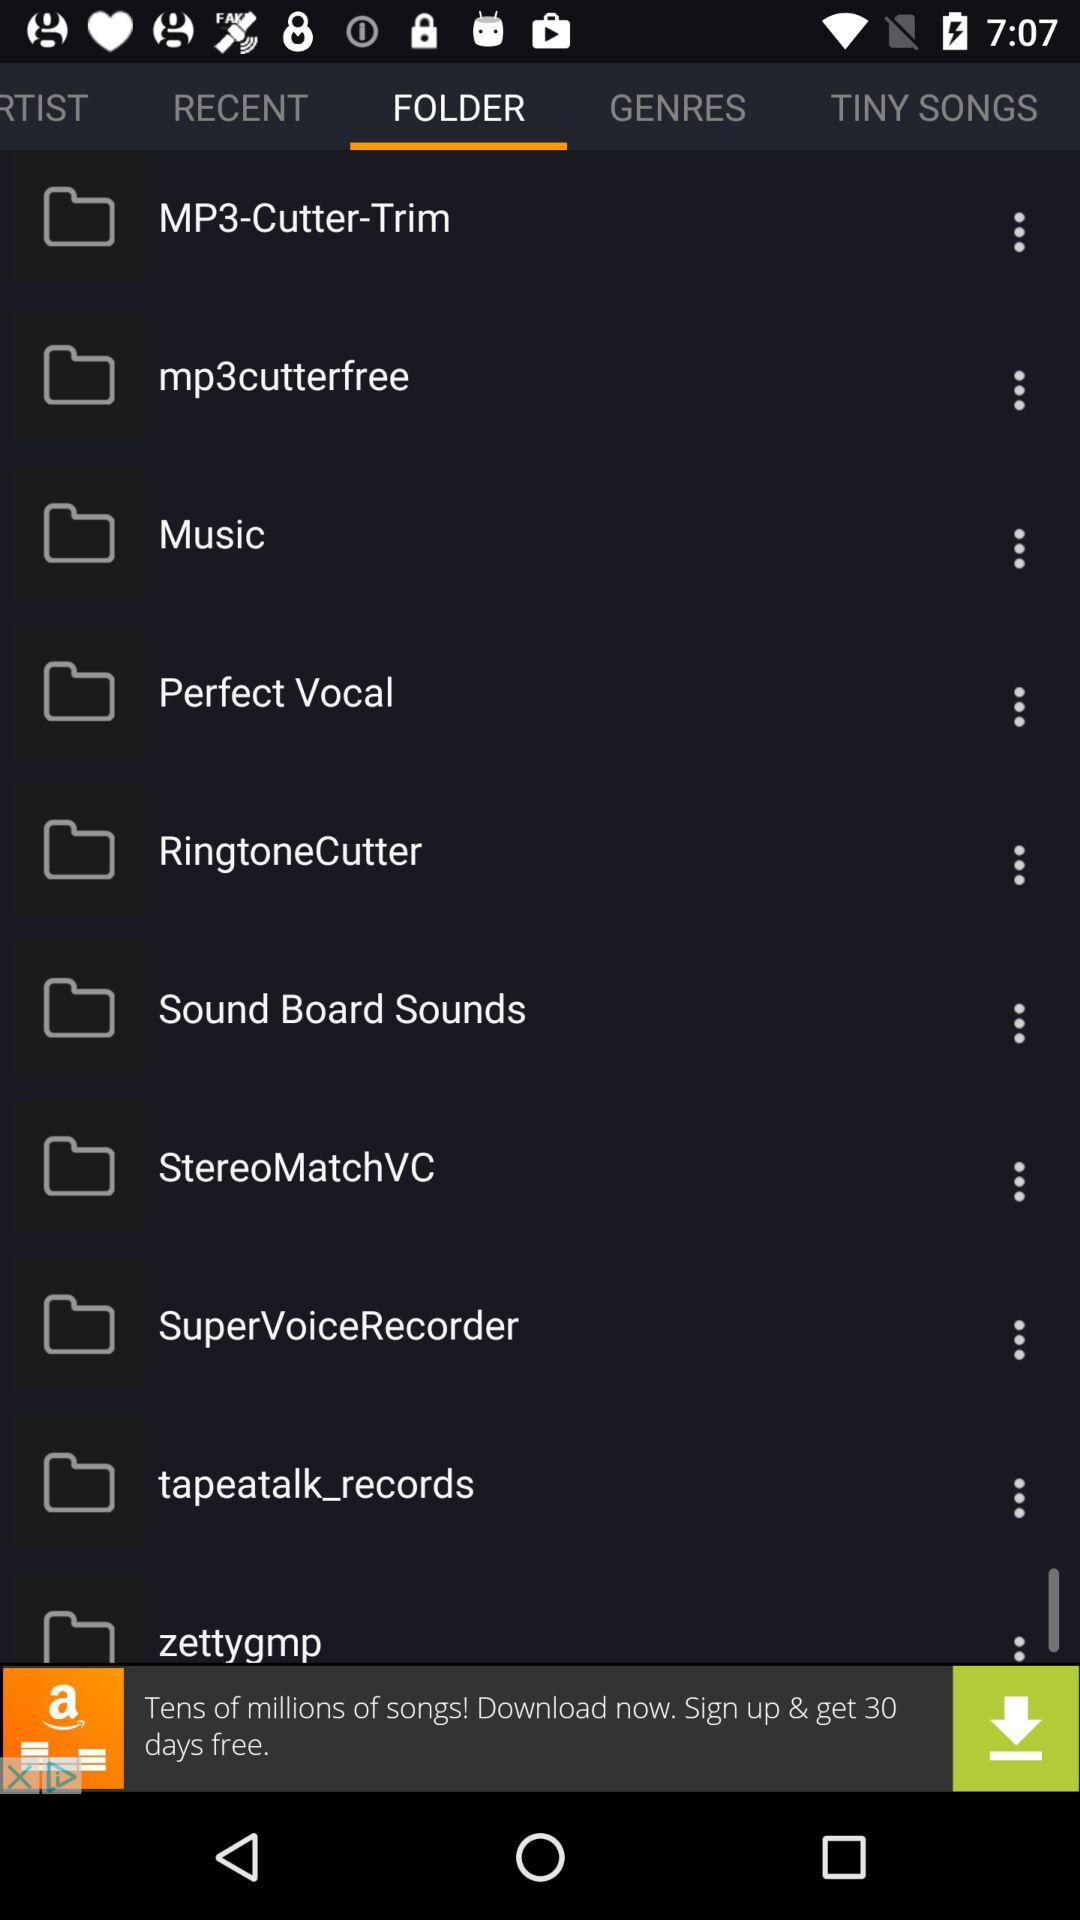 The height and width of the screenshot is (1920, 1080). Describe the element at coordinates (78, 1166) in the screenshot. I see `the folder icon which is left hand side of the text stereo match vc` at that location.